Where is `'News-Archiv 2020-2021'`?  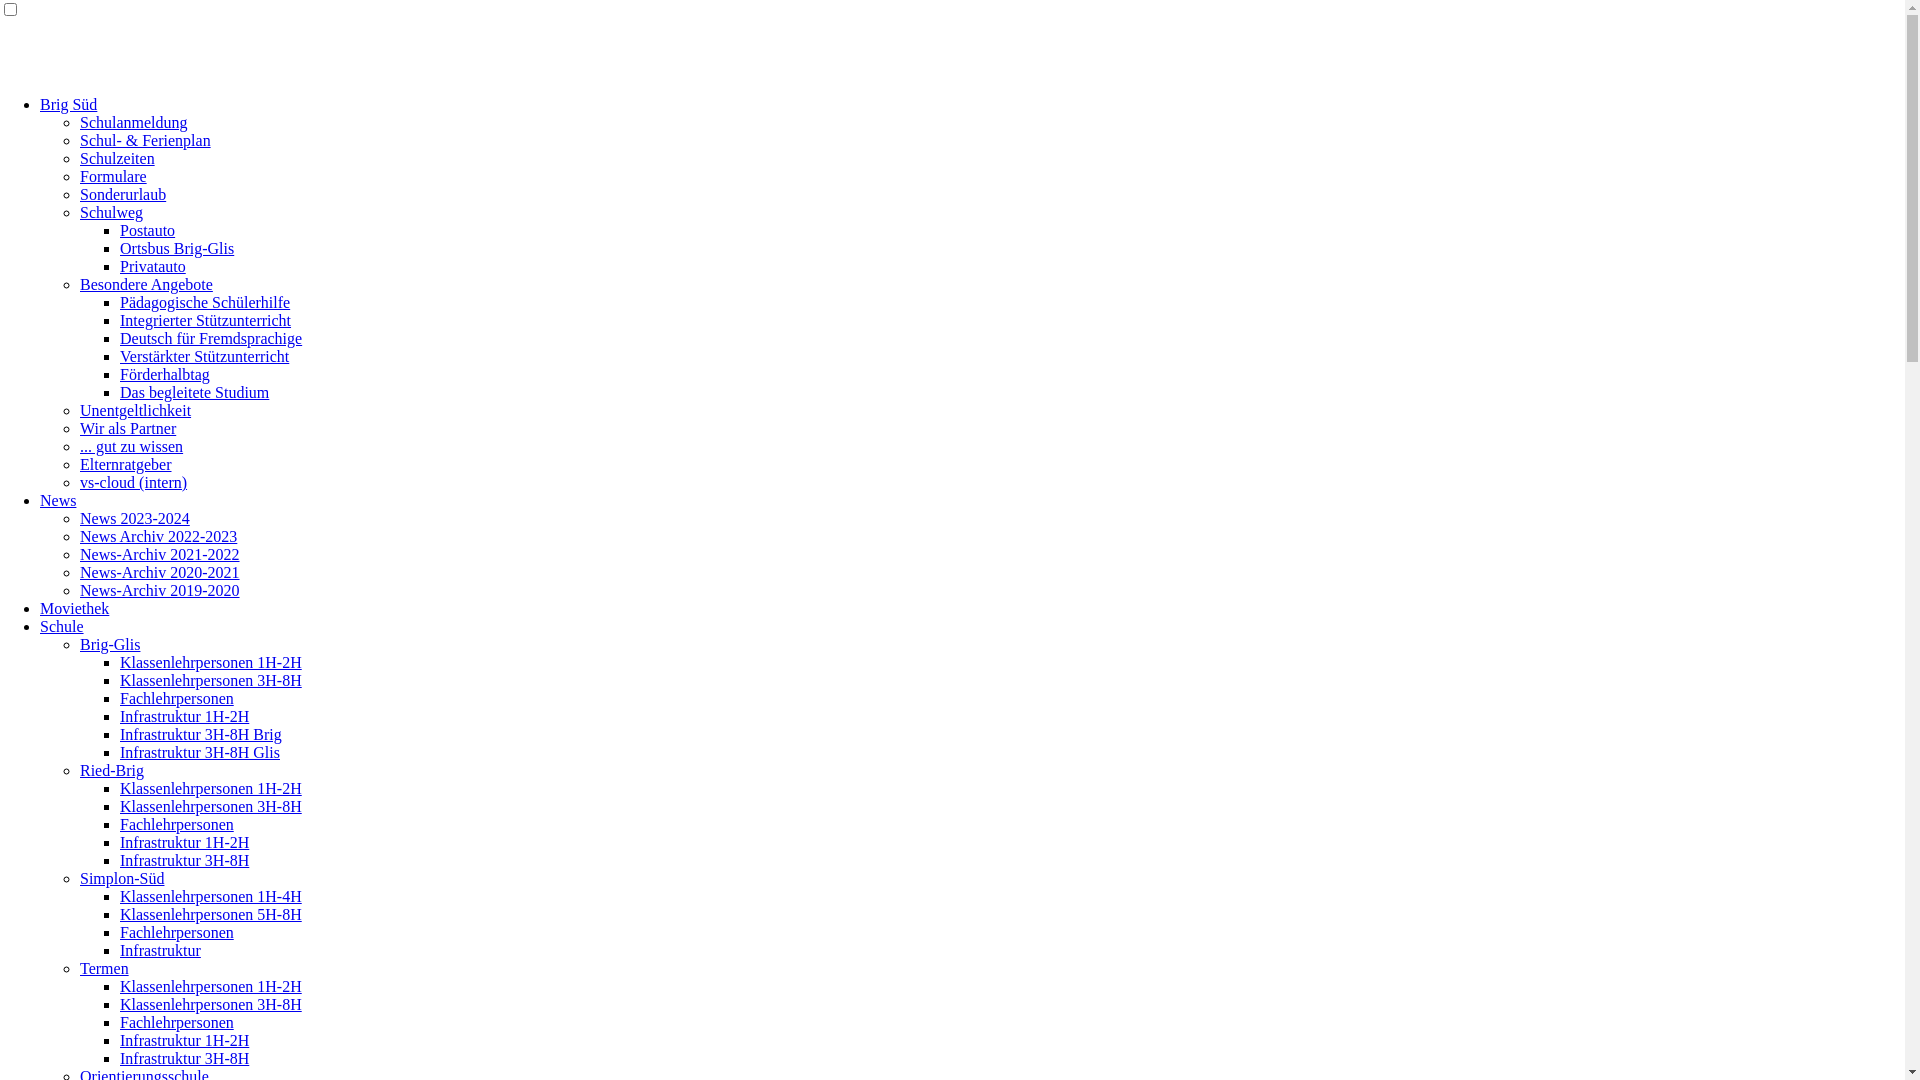 'News-Archiv 2020-2021' is located at coordinates (80, 572).